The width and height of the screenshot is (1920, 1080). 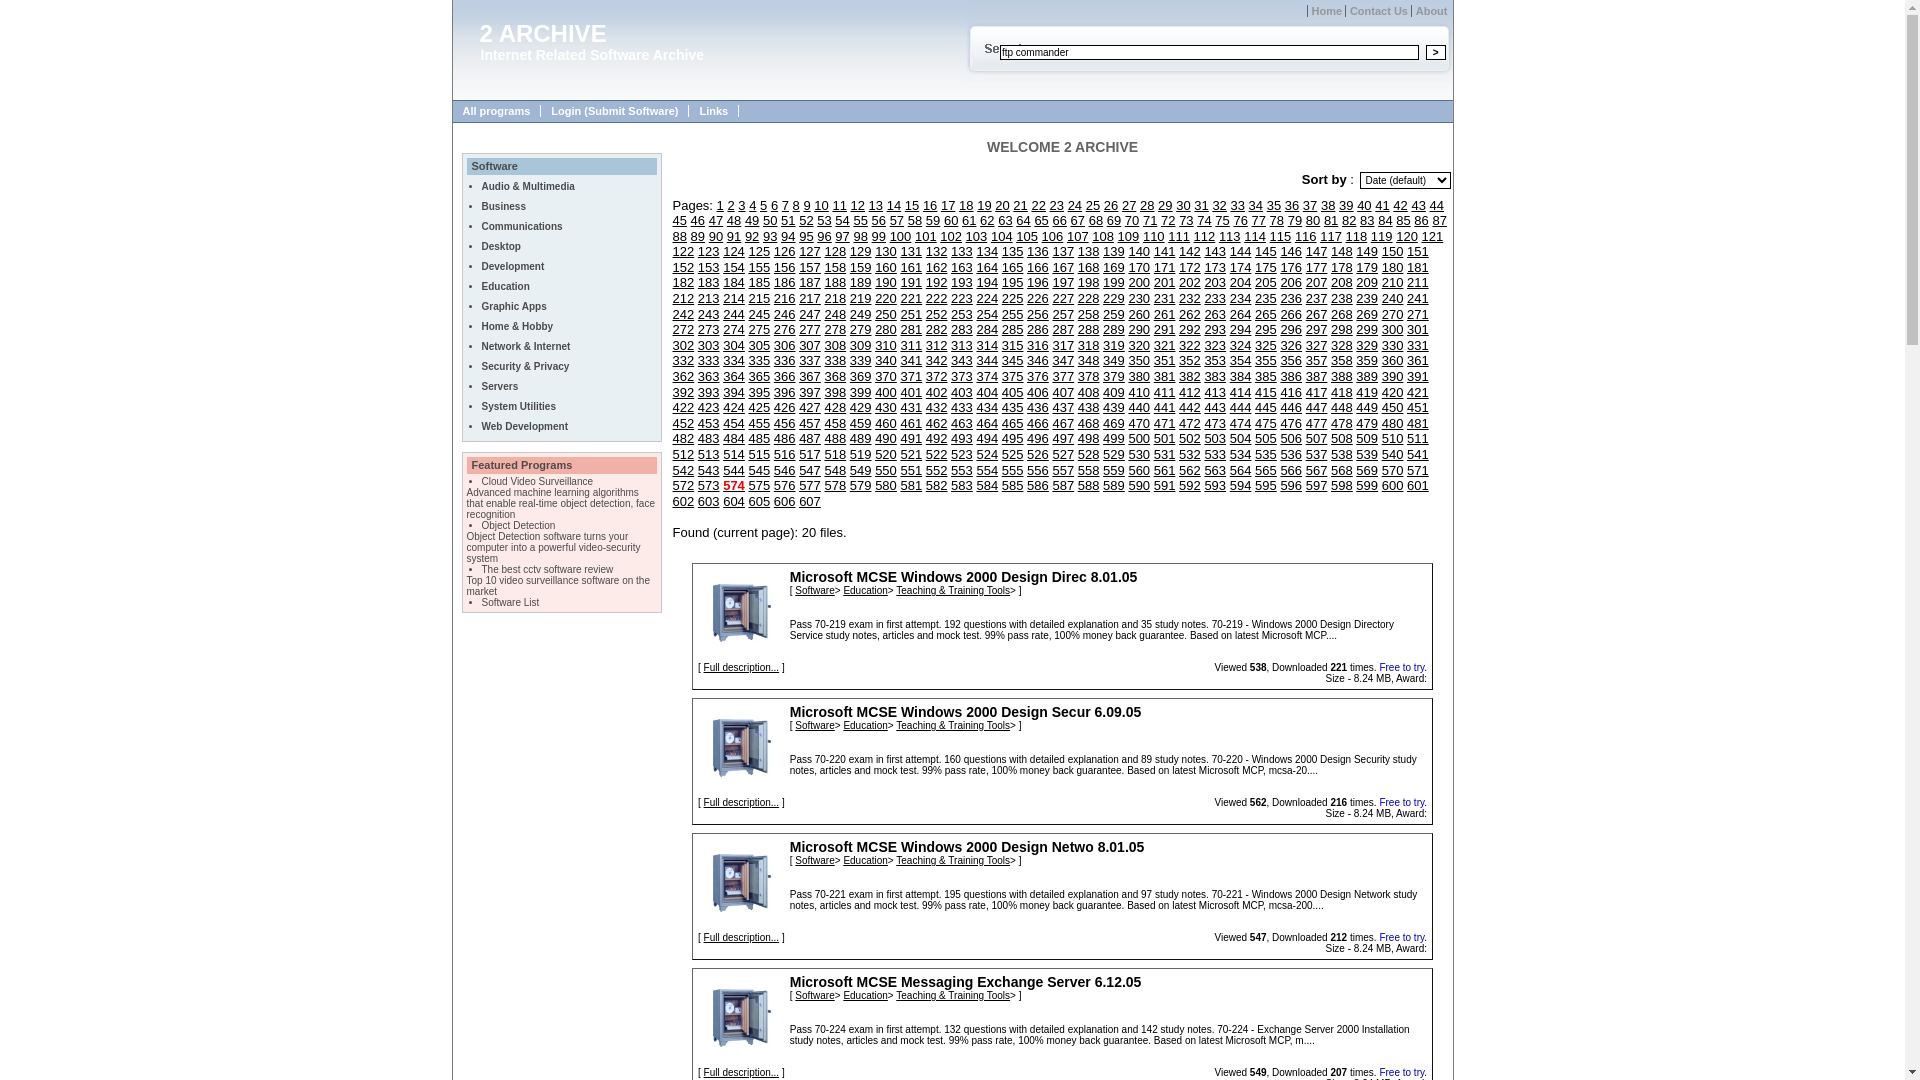 I want to click on 'About', so click(x=1428, y=11).